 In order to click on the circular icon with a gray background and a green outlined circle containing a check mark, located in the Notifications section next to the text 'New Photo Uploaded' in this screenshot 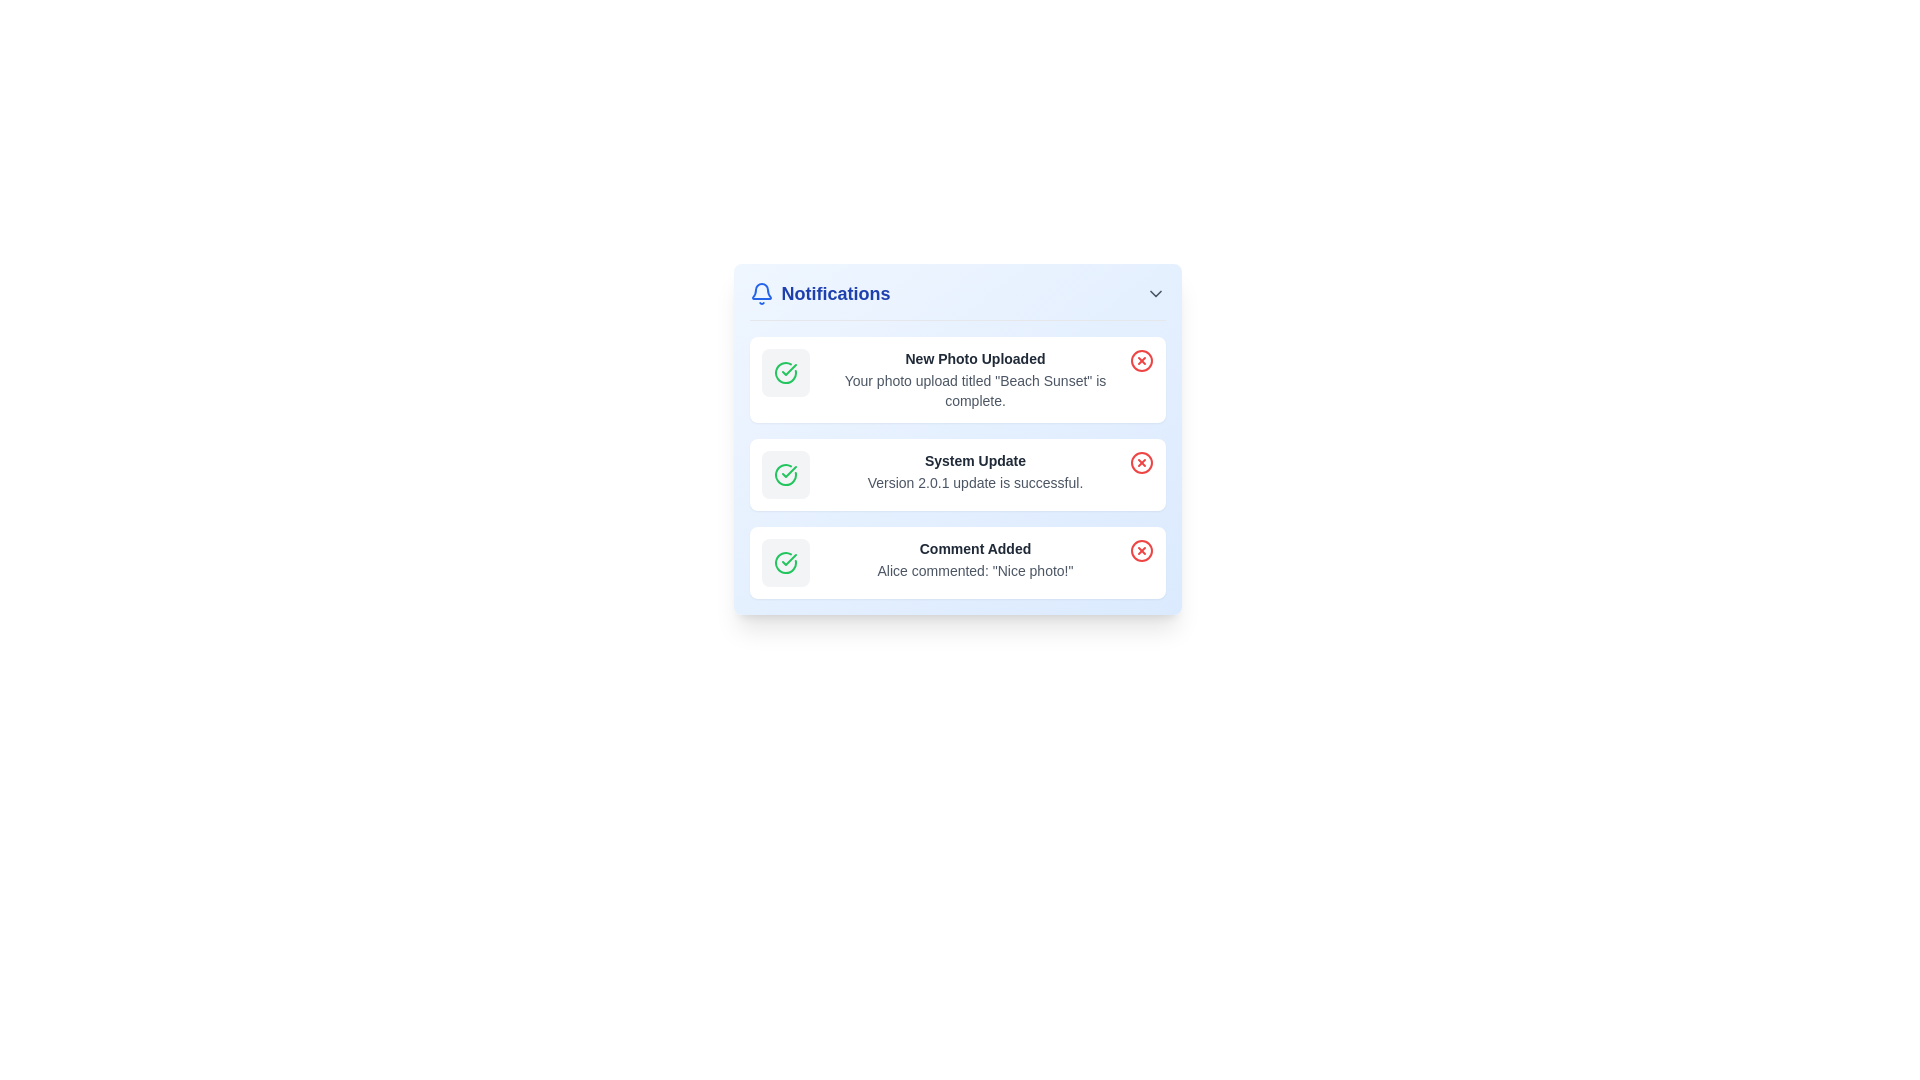, I will do `click(784, 373)`.